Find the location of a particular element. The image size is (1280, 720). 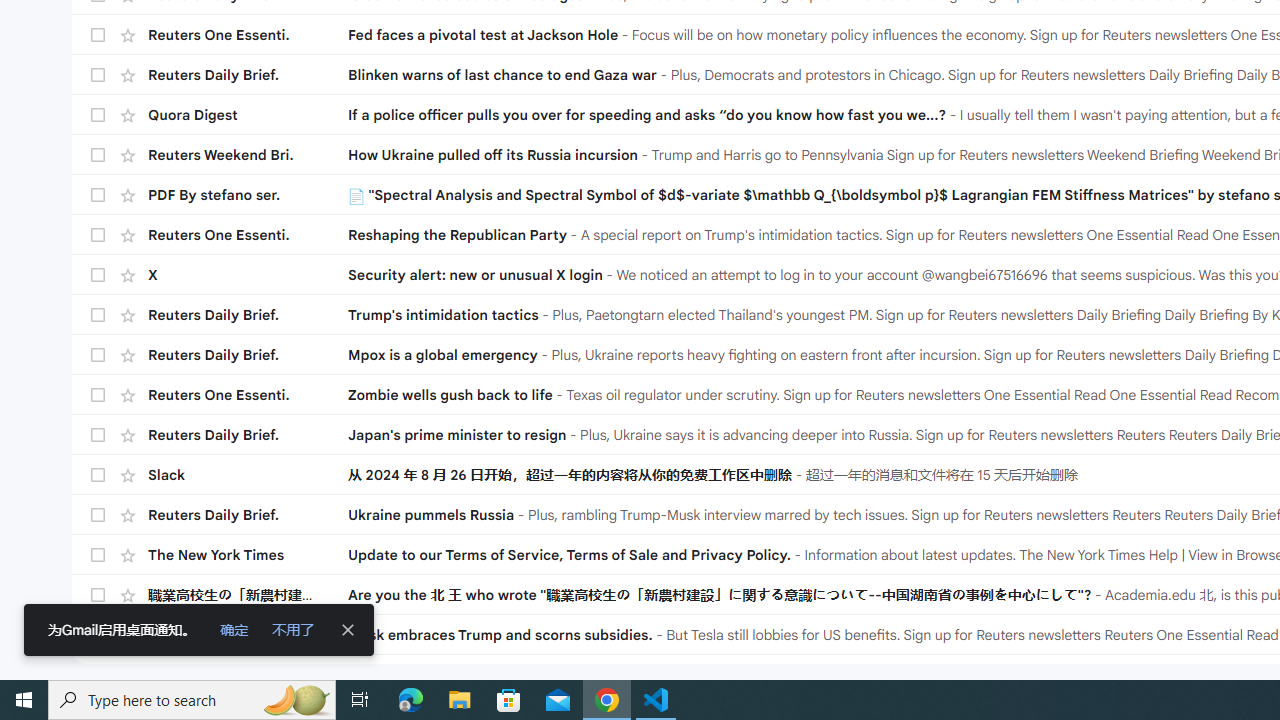

'Reuters Weekend Bri.' is located at coordinates (247, 153).